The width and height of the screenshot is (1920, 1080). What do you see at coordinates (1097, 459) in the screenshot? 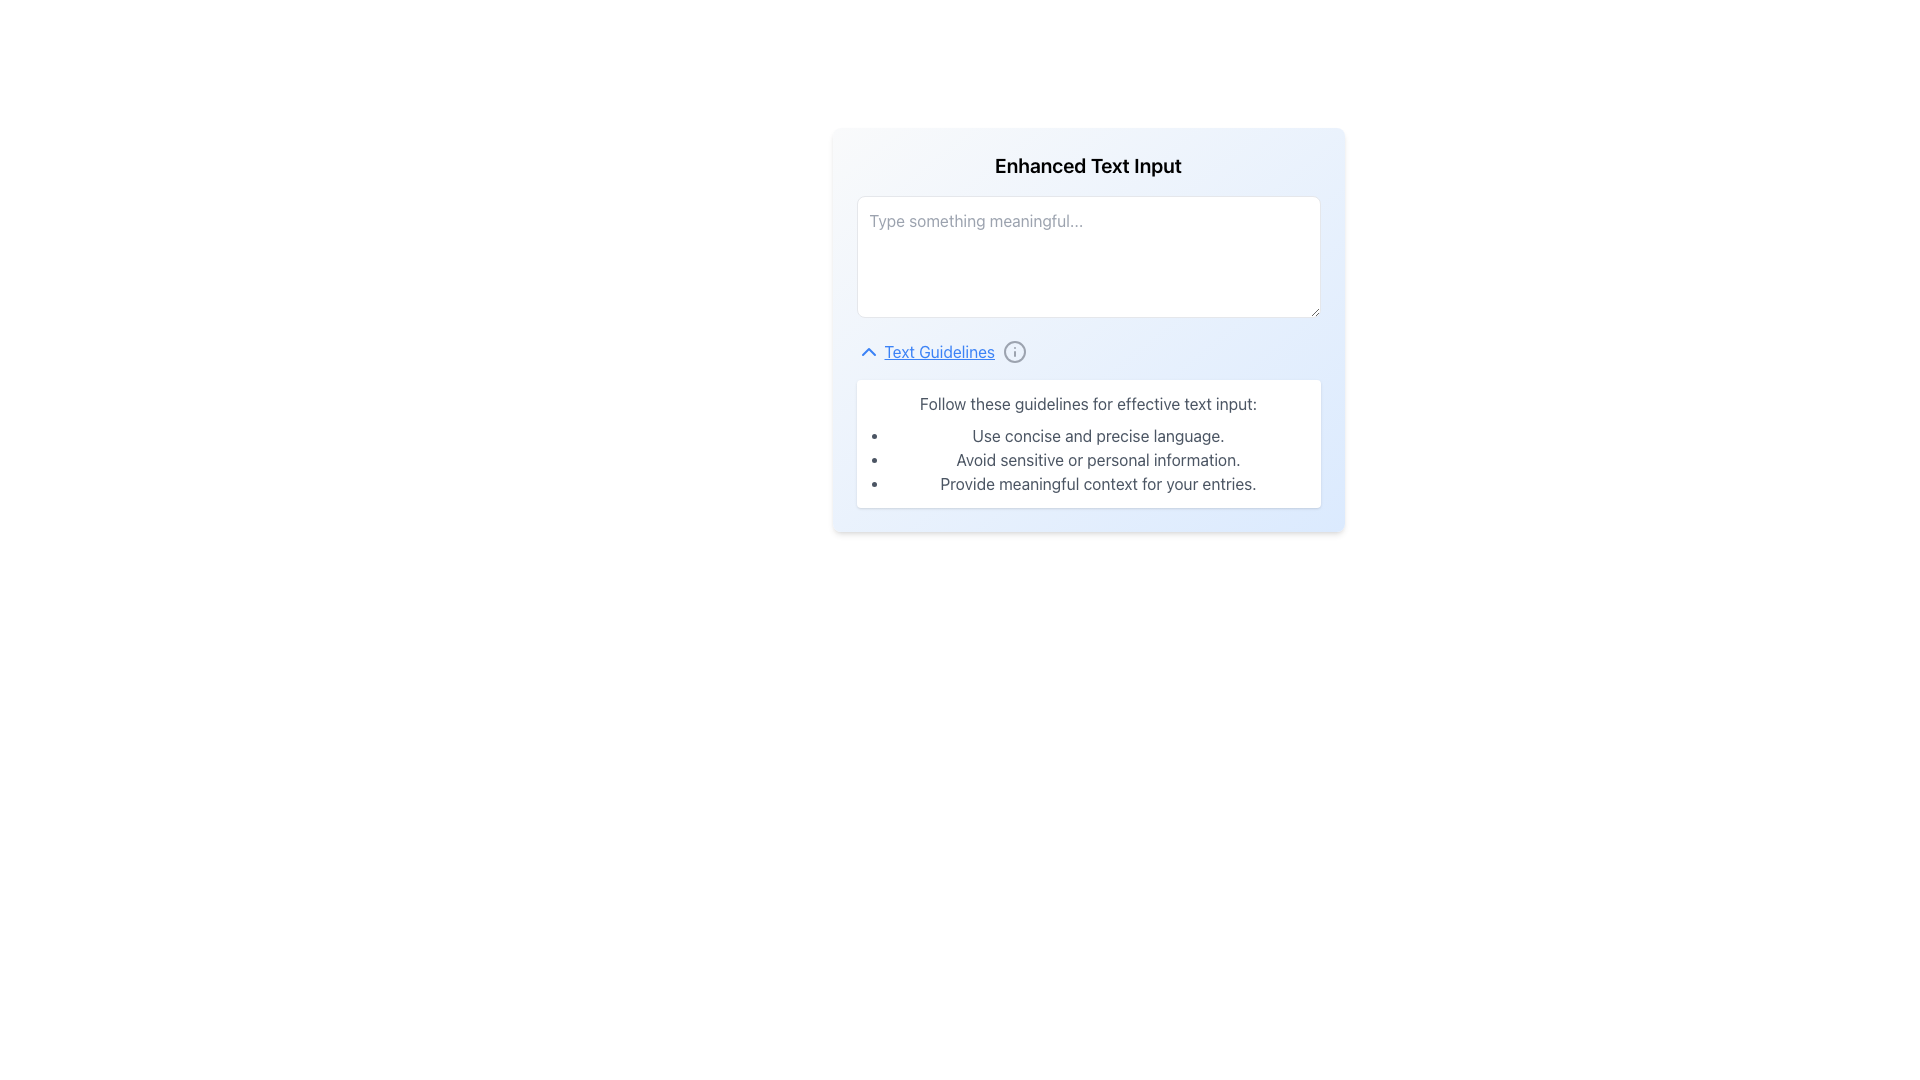
I see `the static text element reading 'Avoid sensitive or personal information.' which is styled in gray font and is the second item in a bulleted list under the heading 'Follow these guidelines for effective text input.'` at bounding box center [1097, 459].